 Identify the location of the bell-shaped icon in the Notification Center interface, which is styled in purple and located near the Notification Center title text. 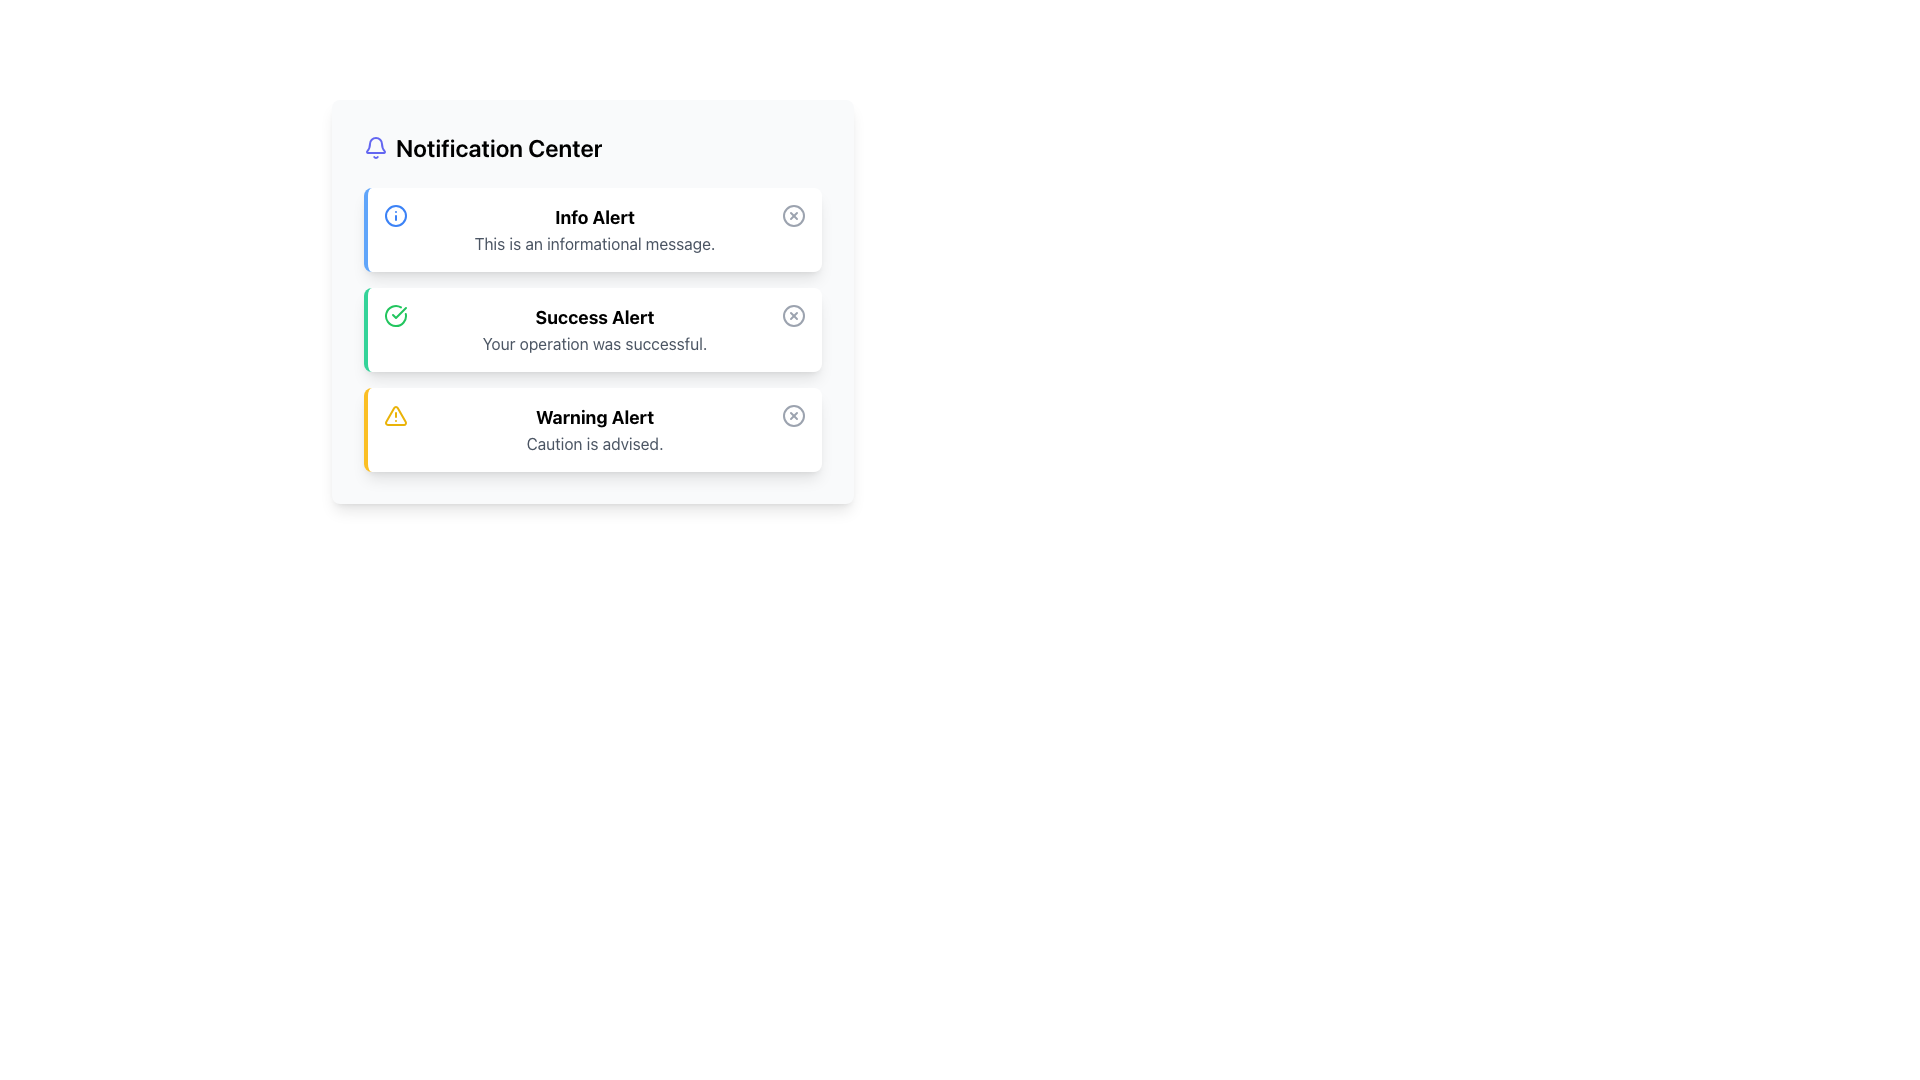
(375, 144).